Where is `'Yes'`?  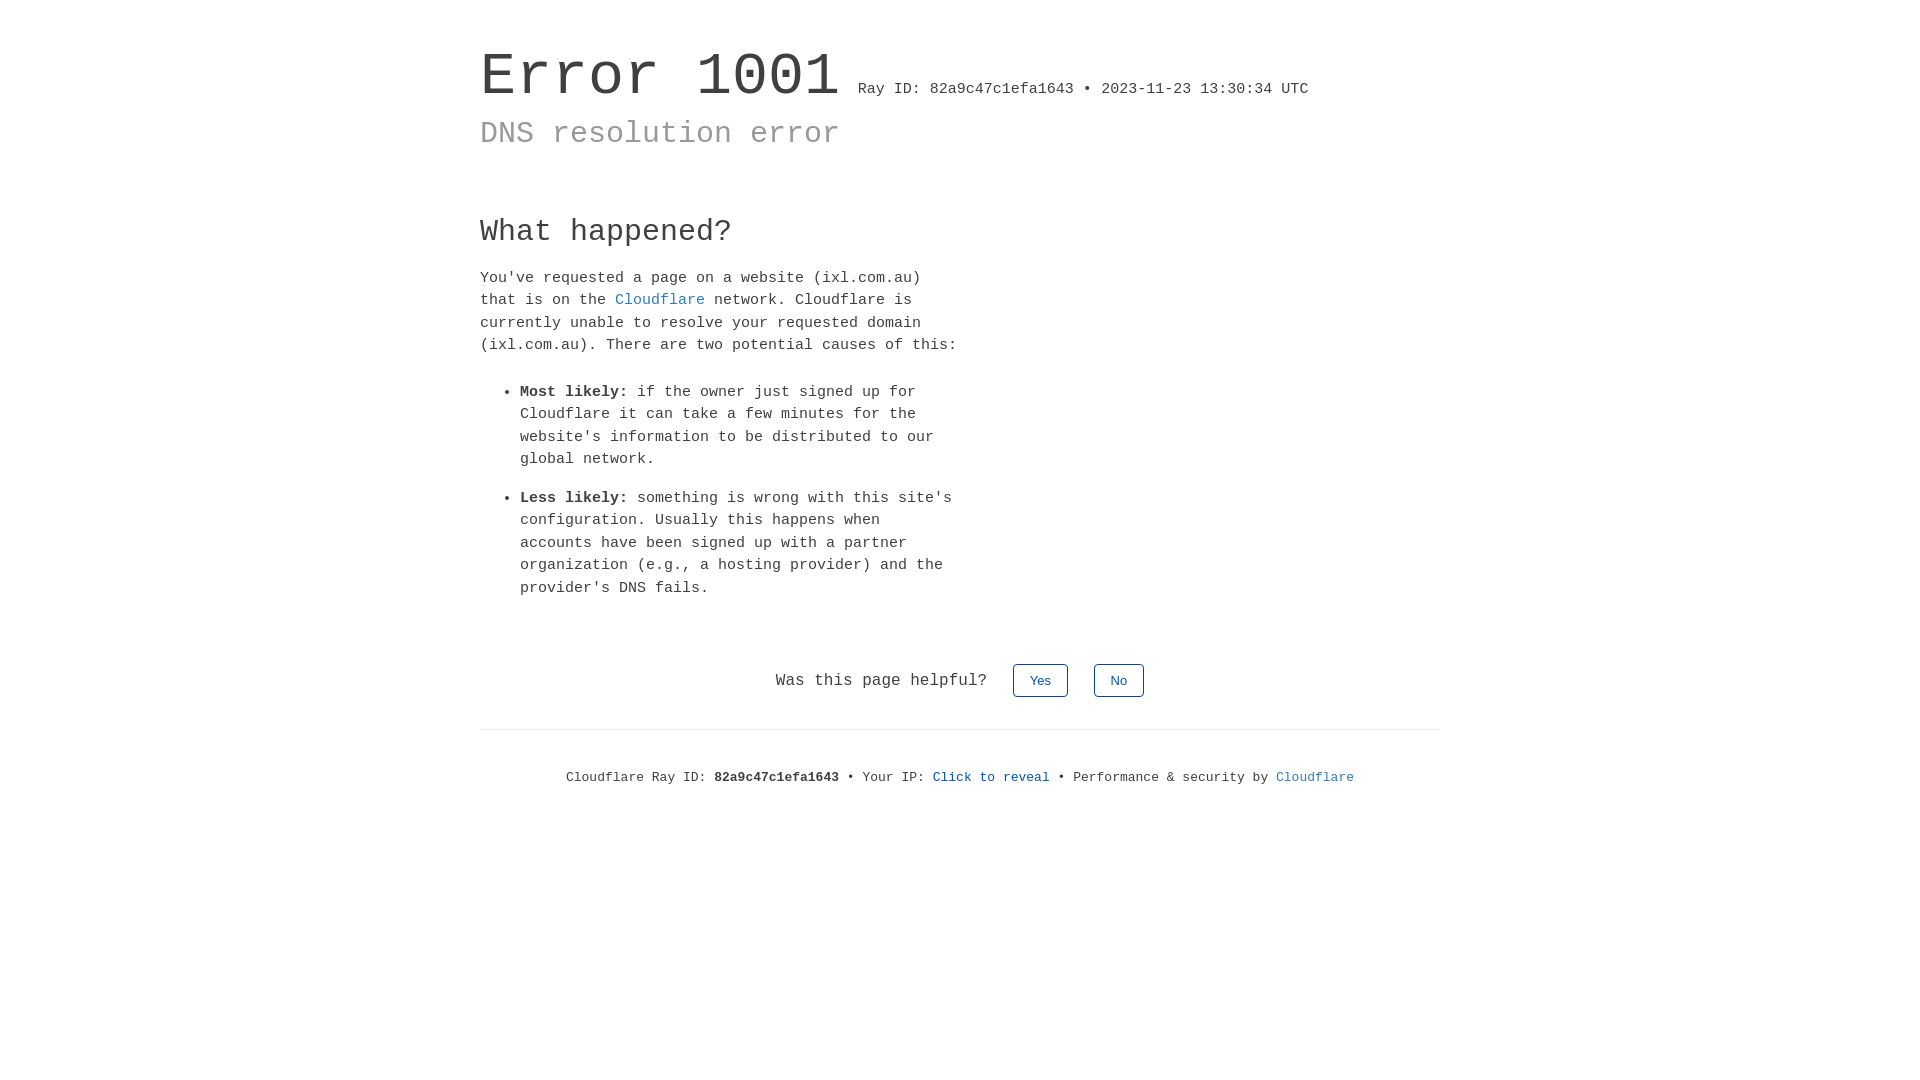
'Yes' is located at coordinates (1040, 679).